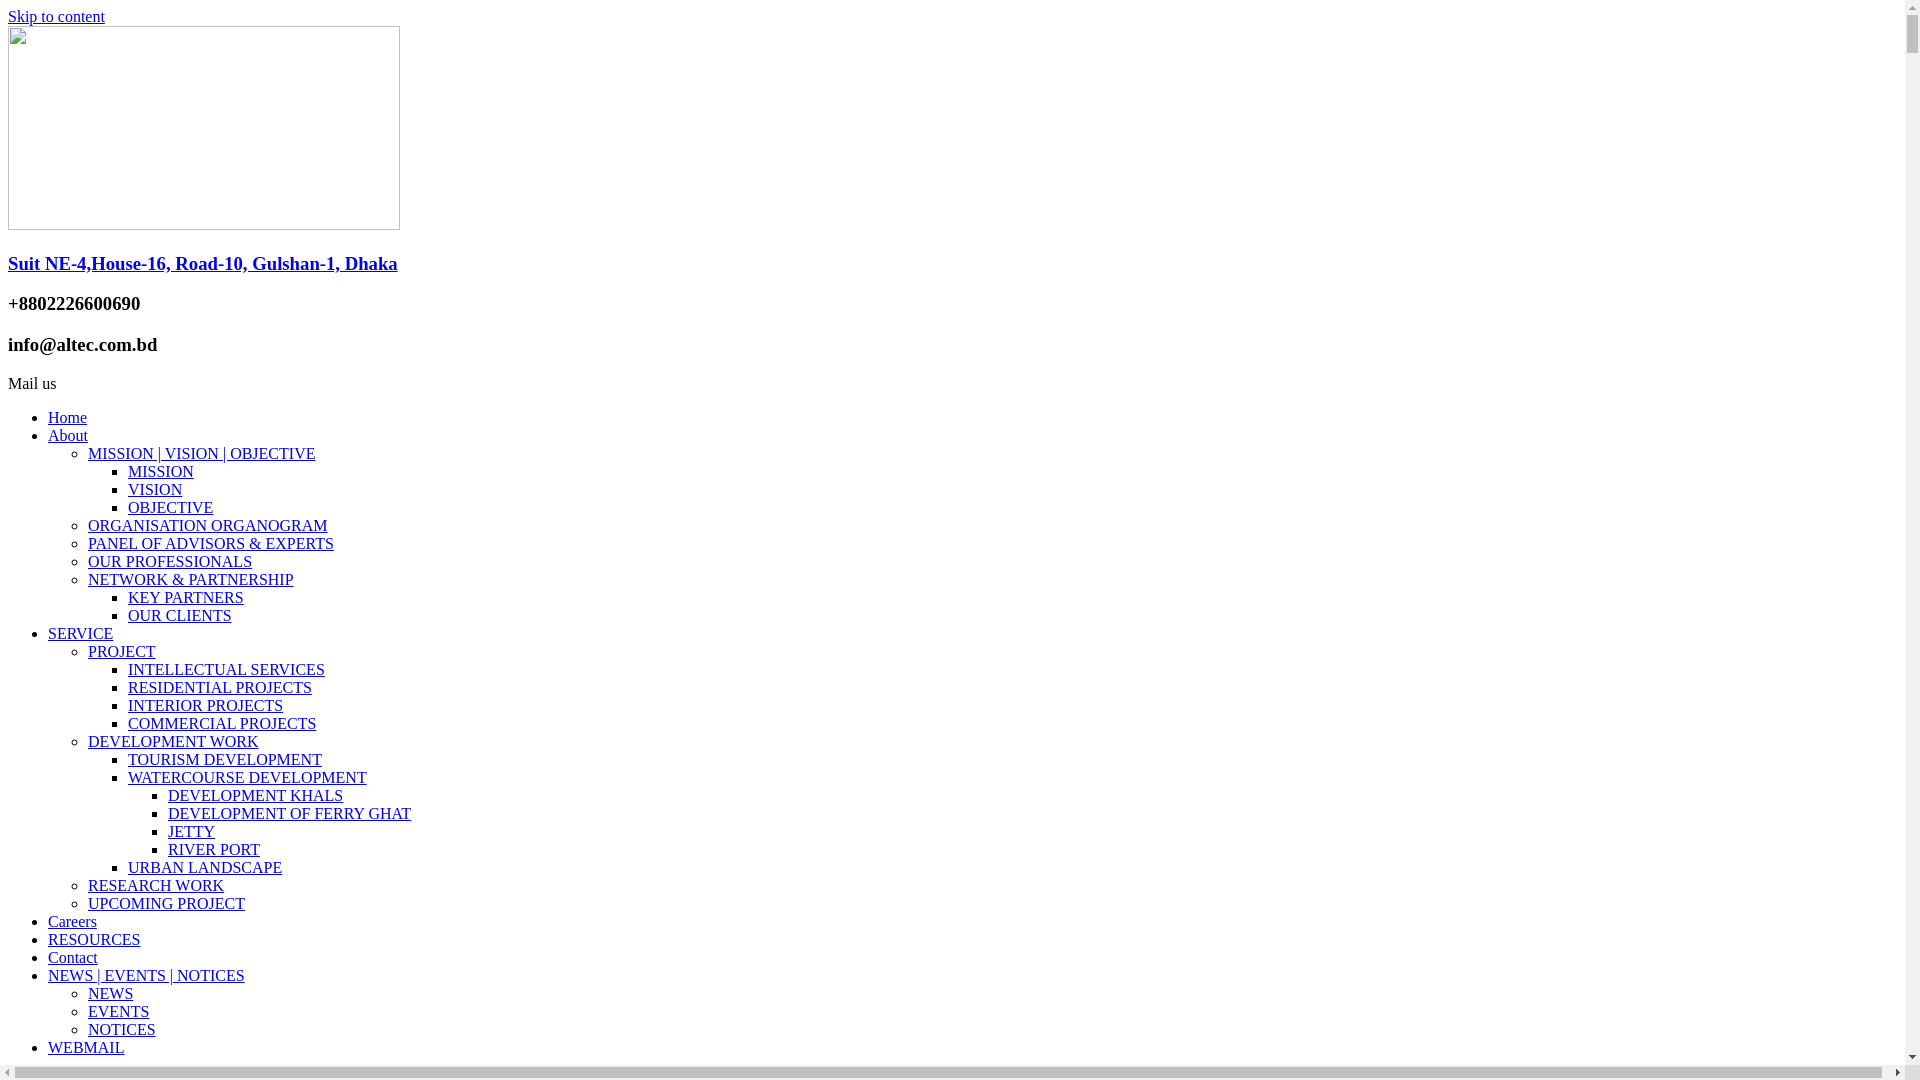 This screenshot has height=1080, width=1920. Describe the element at coordinates (120, 651) in the screenshot. I see `'PROJECT'` at that location.